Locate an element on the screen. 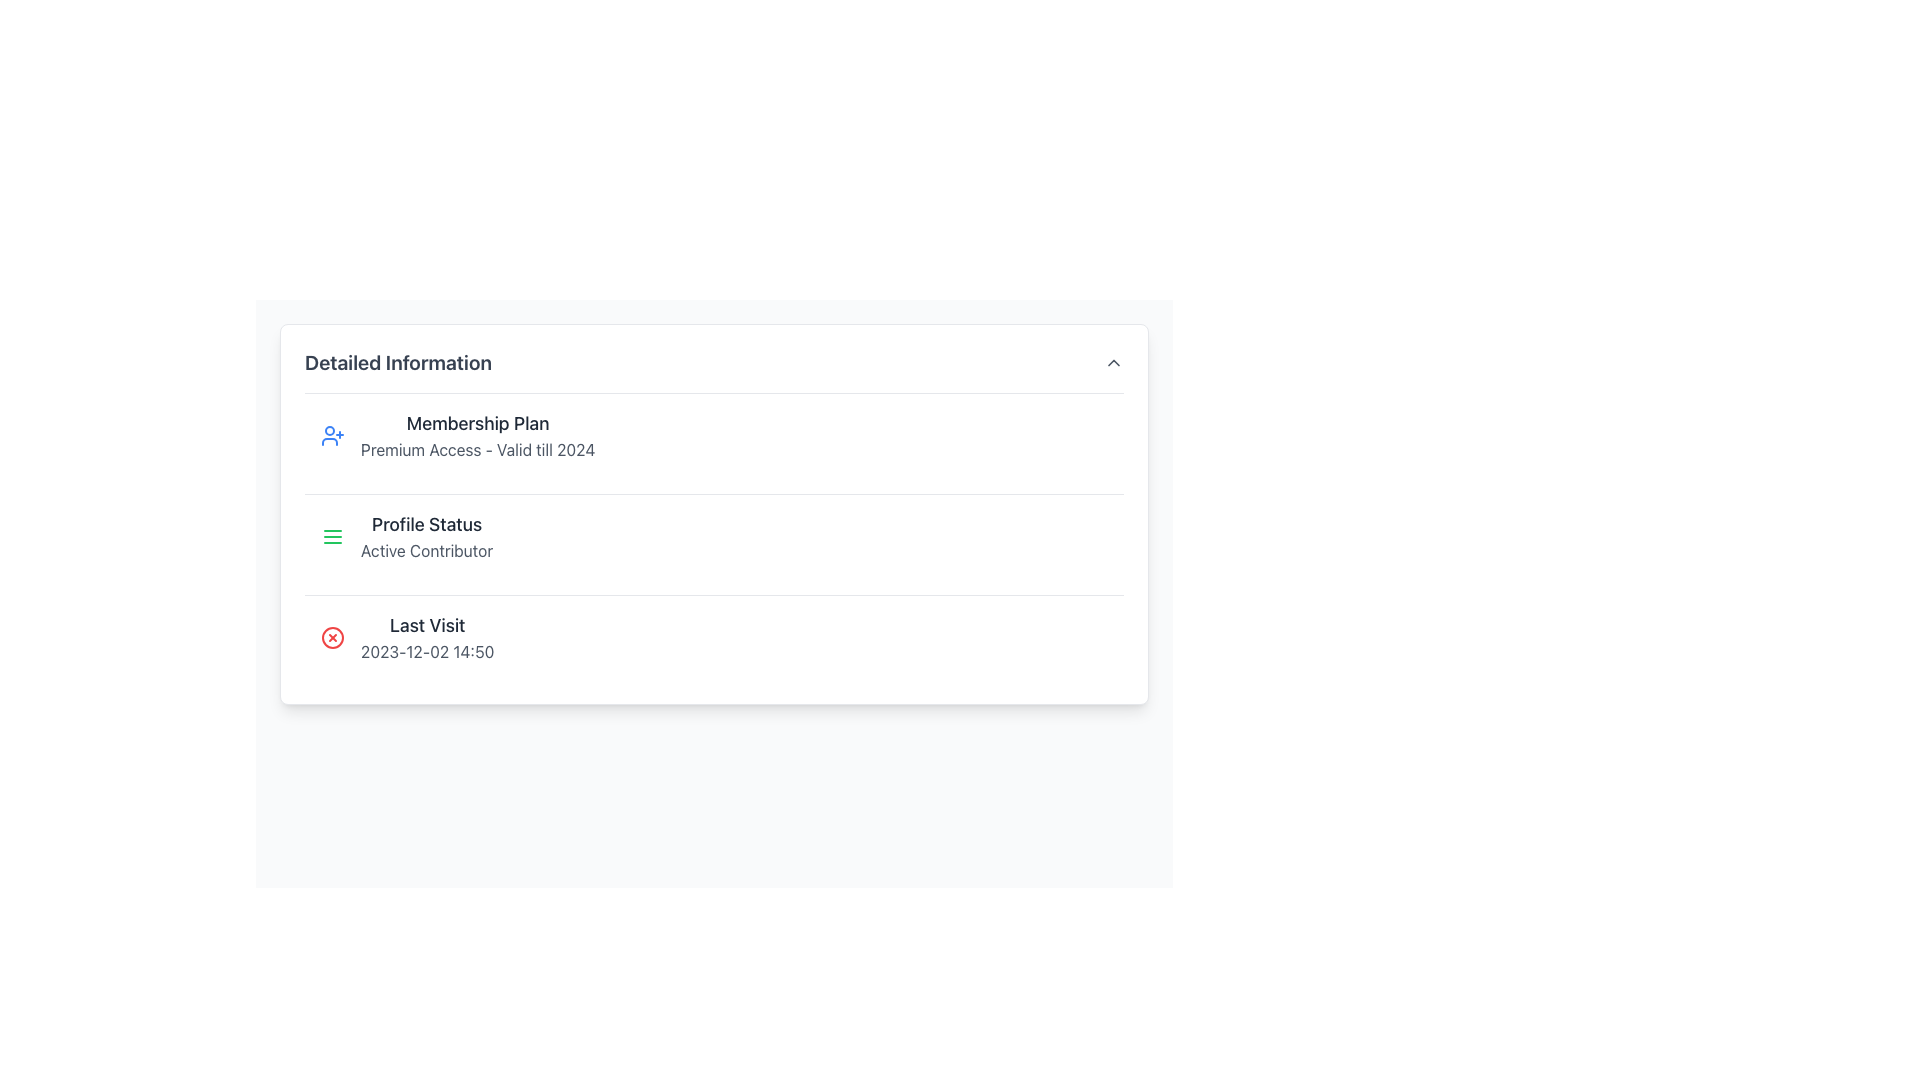 The width and height of the screenshot is (1920, 1080). the Informational section that displays the profile's current status, located below the 'Membership Plan' and above 'Last Visit' is located at coordinates (714, 535).